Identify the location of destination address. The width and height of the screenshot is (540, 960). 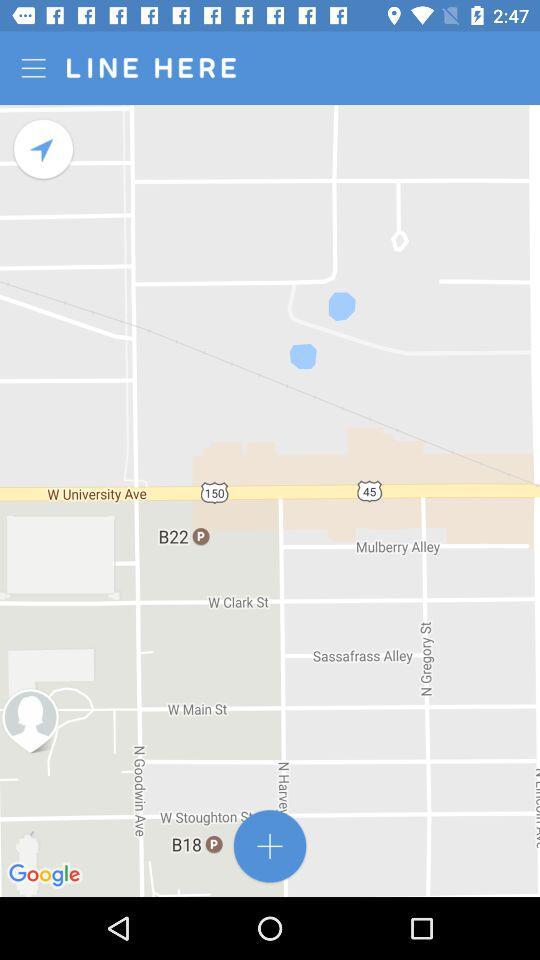
(270, 846).